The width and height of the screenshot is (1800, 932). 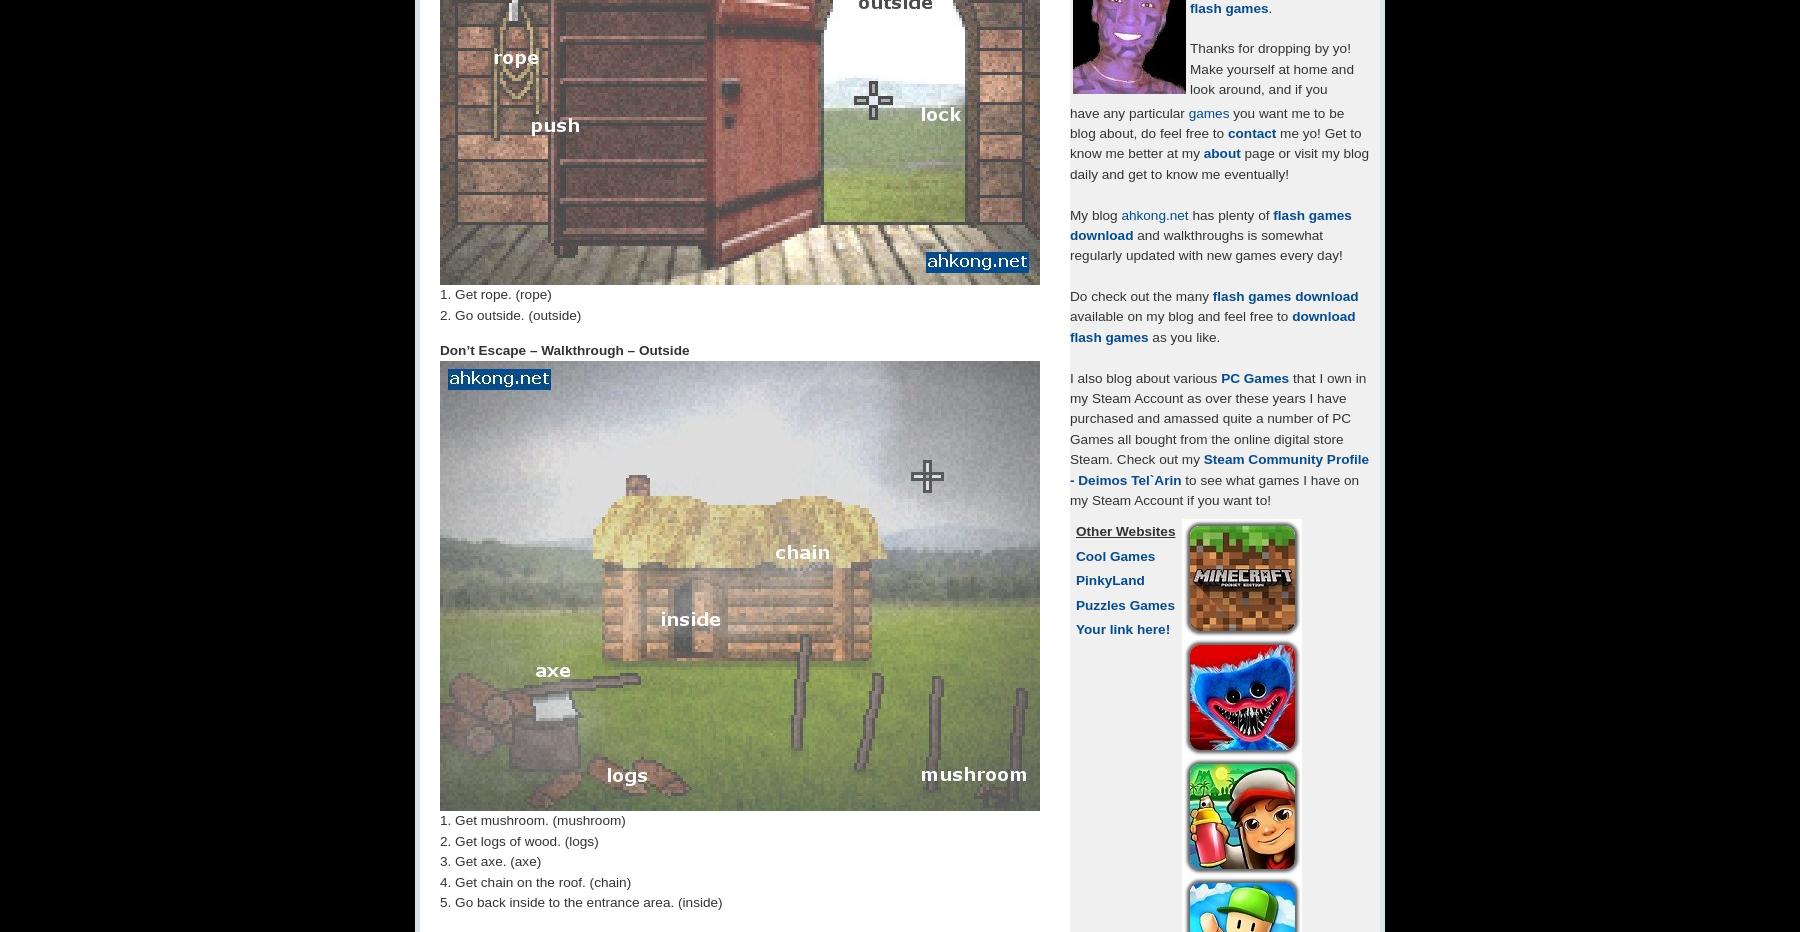 What do you see at coordinates (1218, 162) in the screenshot?
I see `'page or visit my blog daily and get to know me eventually!'` at bounding box center [1218, 162].